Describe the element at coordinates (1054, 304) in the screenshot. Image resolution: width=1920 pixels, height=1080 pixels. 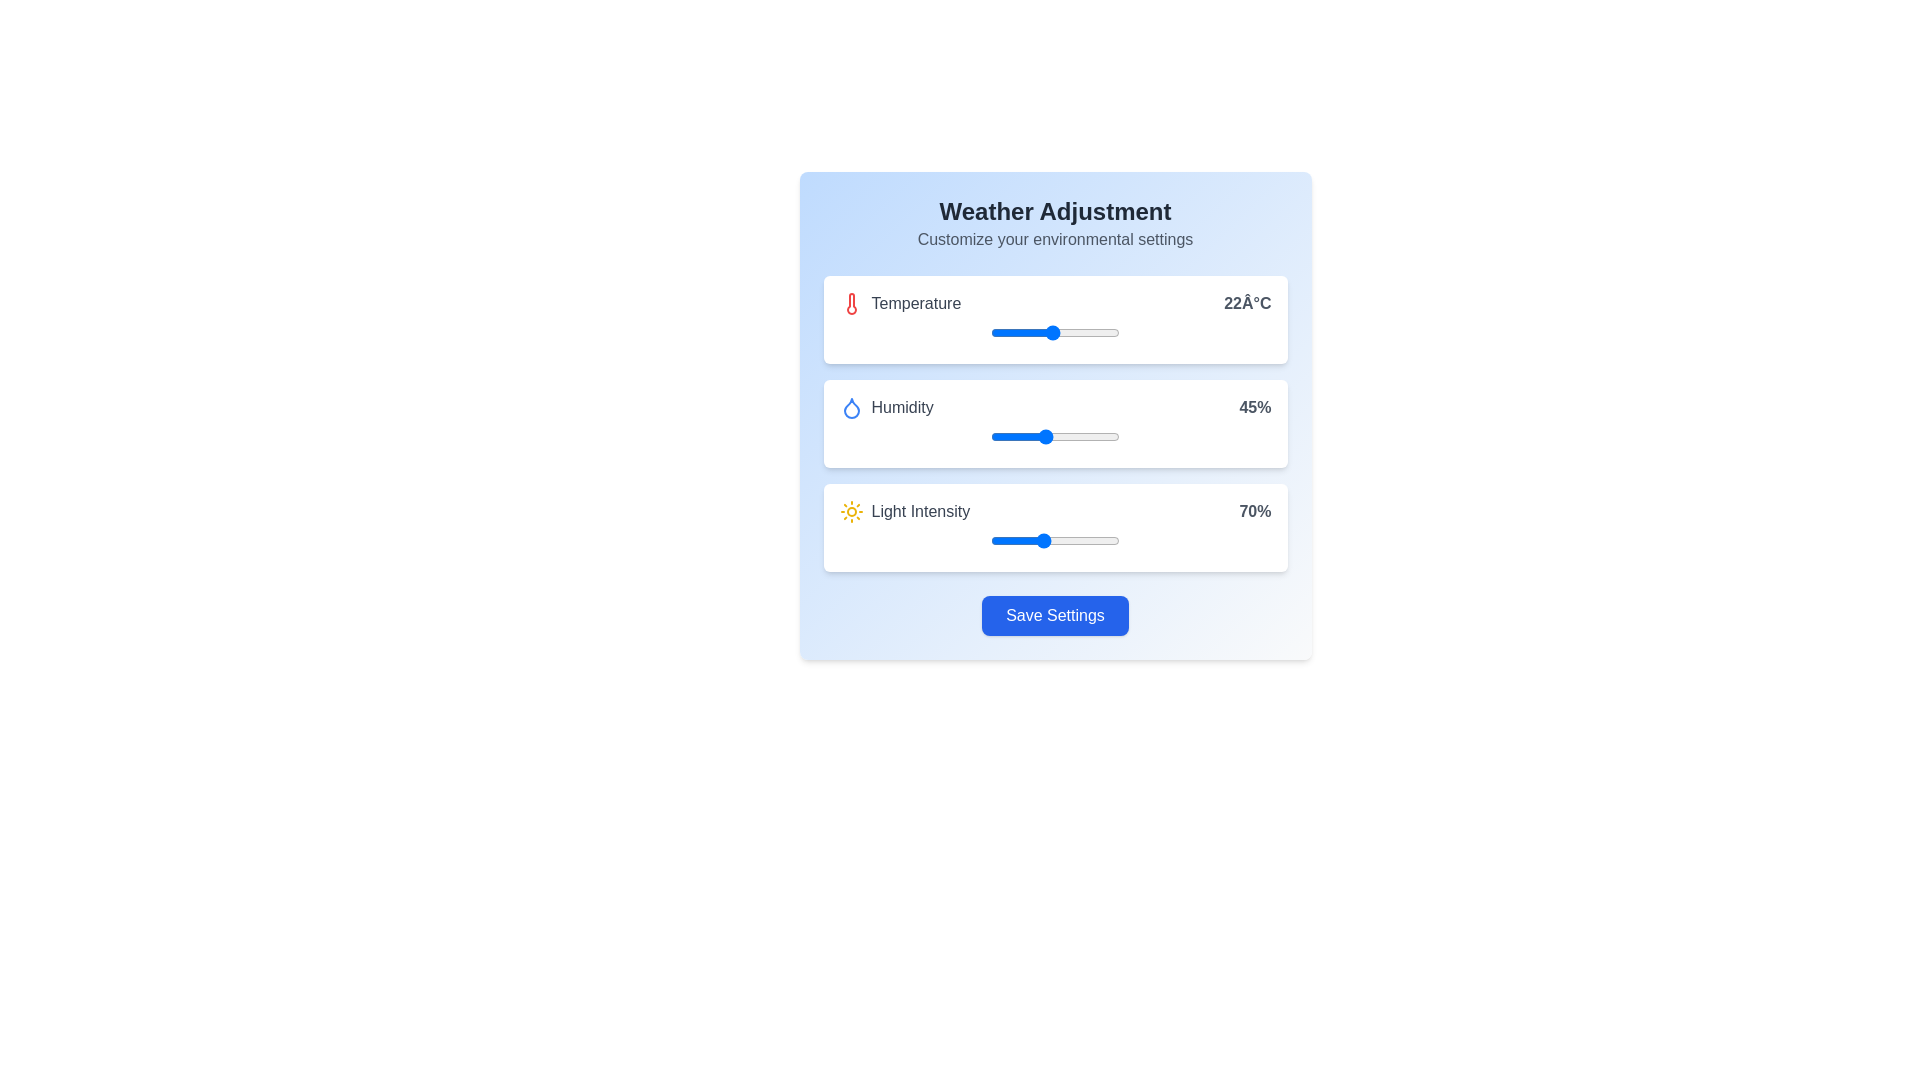
I see `the Information display row that shows the temperature setting located at the top of the weather adjustment section` at that location.